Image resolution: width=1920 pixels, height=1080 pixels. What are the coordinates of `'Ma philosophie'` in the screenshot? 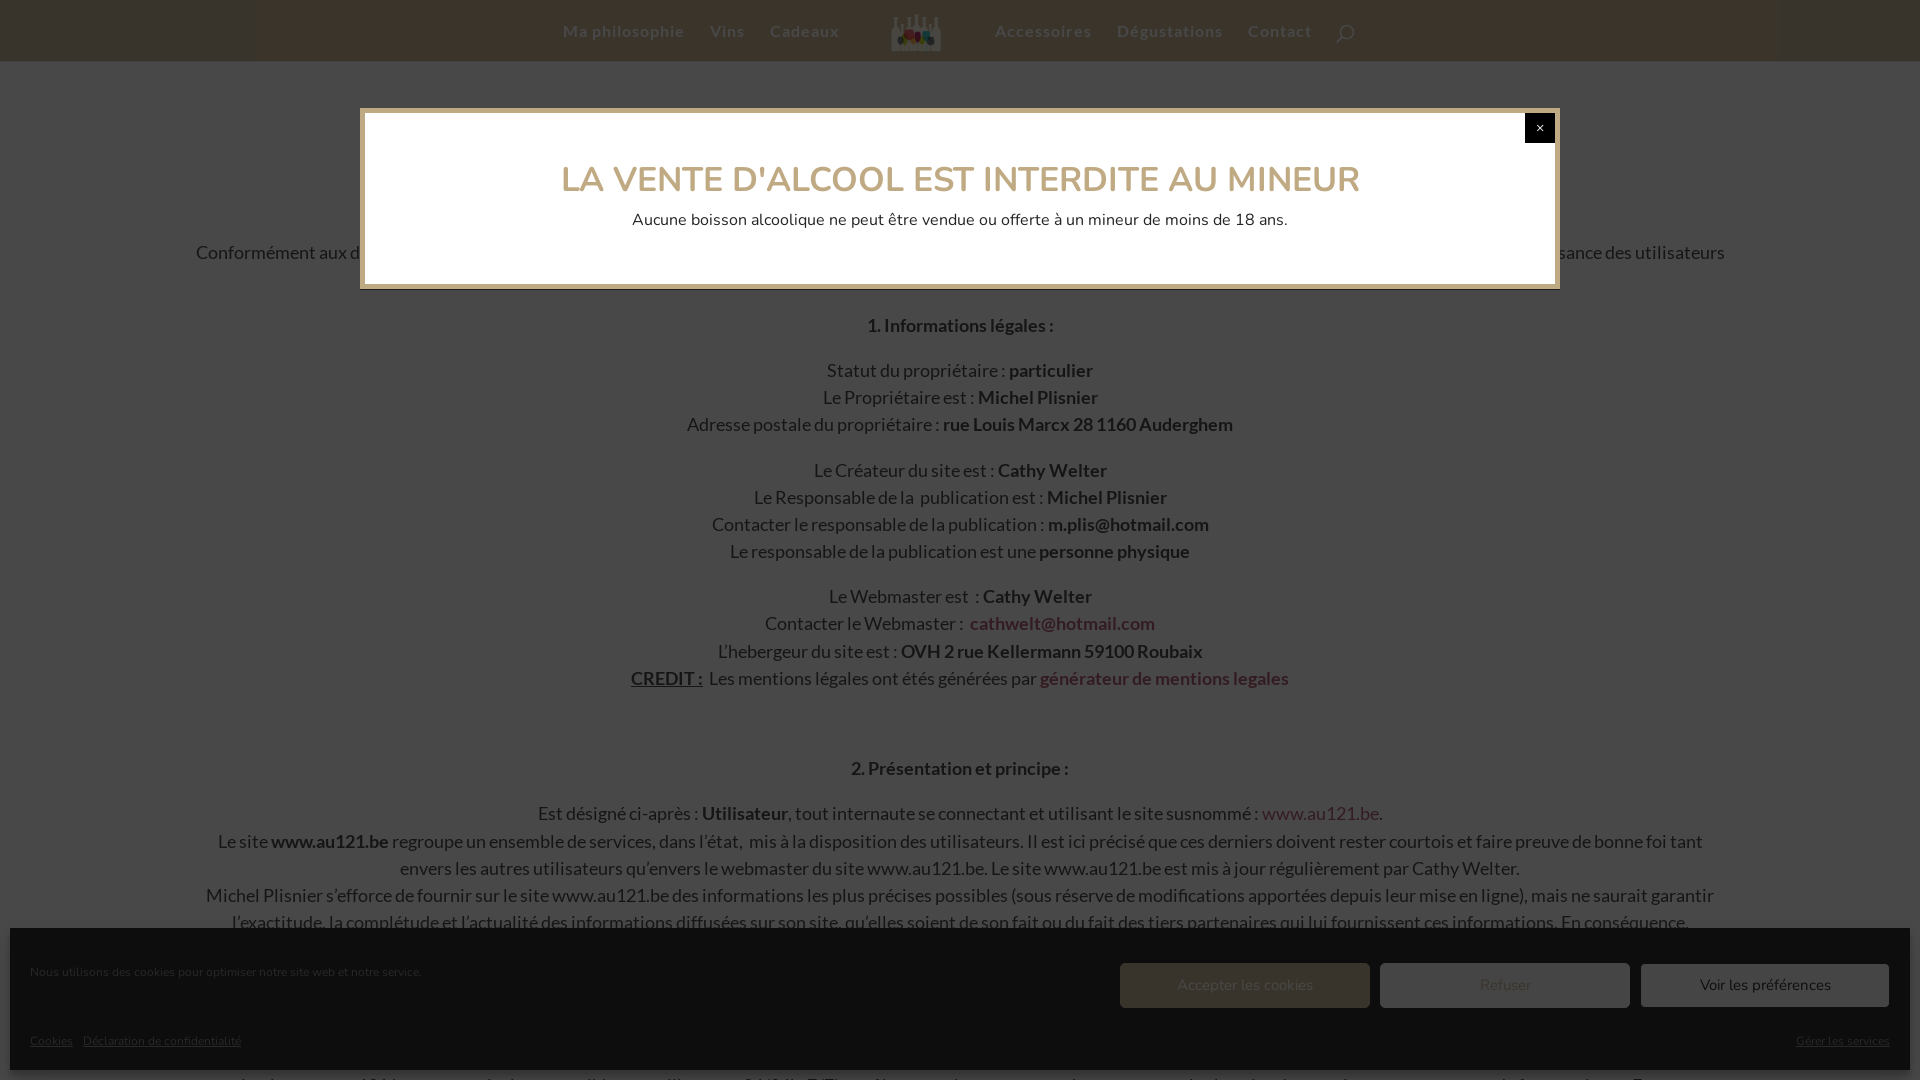 It's located at (623, 42).